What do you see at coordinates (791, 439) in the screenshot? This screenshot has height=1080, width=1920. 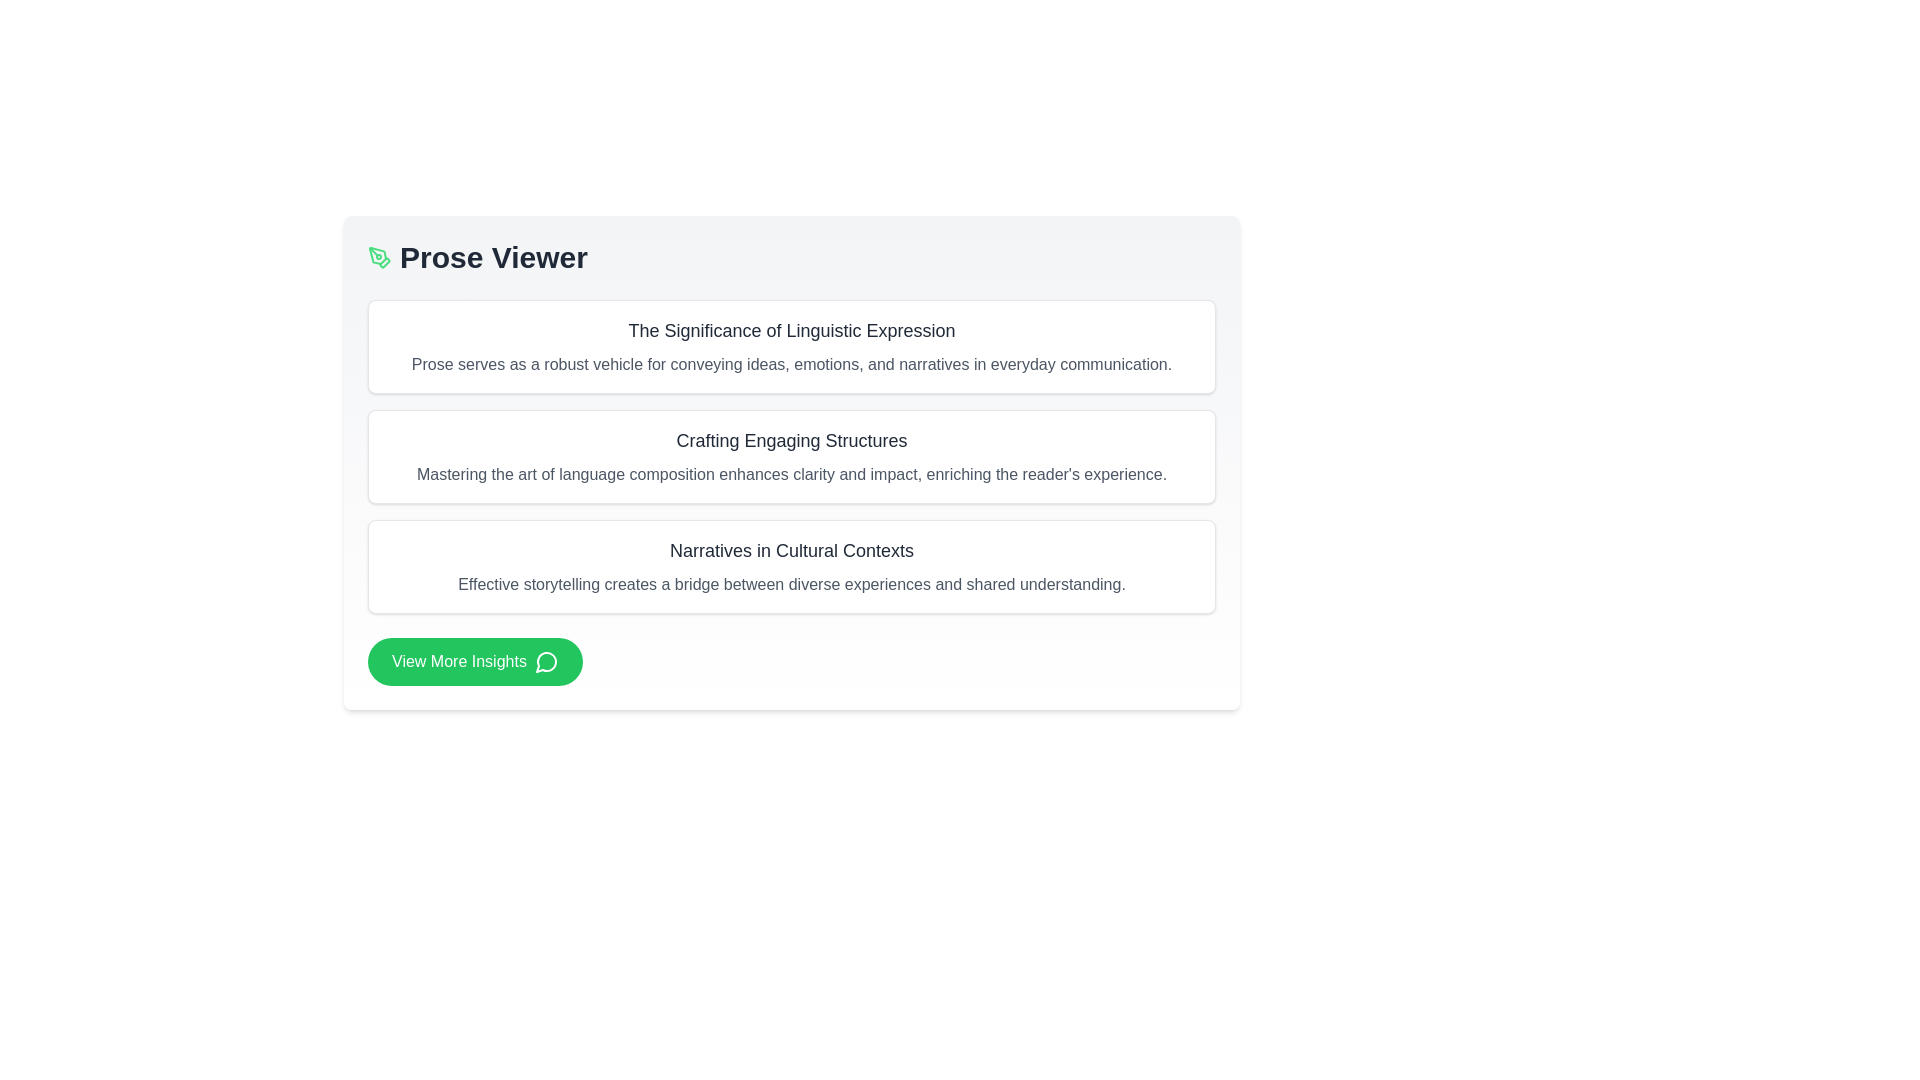 I see `the Text header that reads 'Crafting Engaging Structures', which is styled in a larger bold dark-gray font and located at the top of a white card-like section` at bounding box center [791, 439].